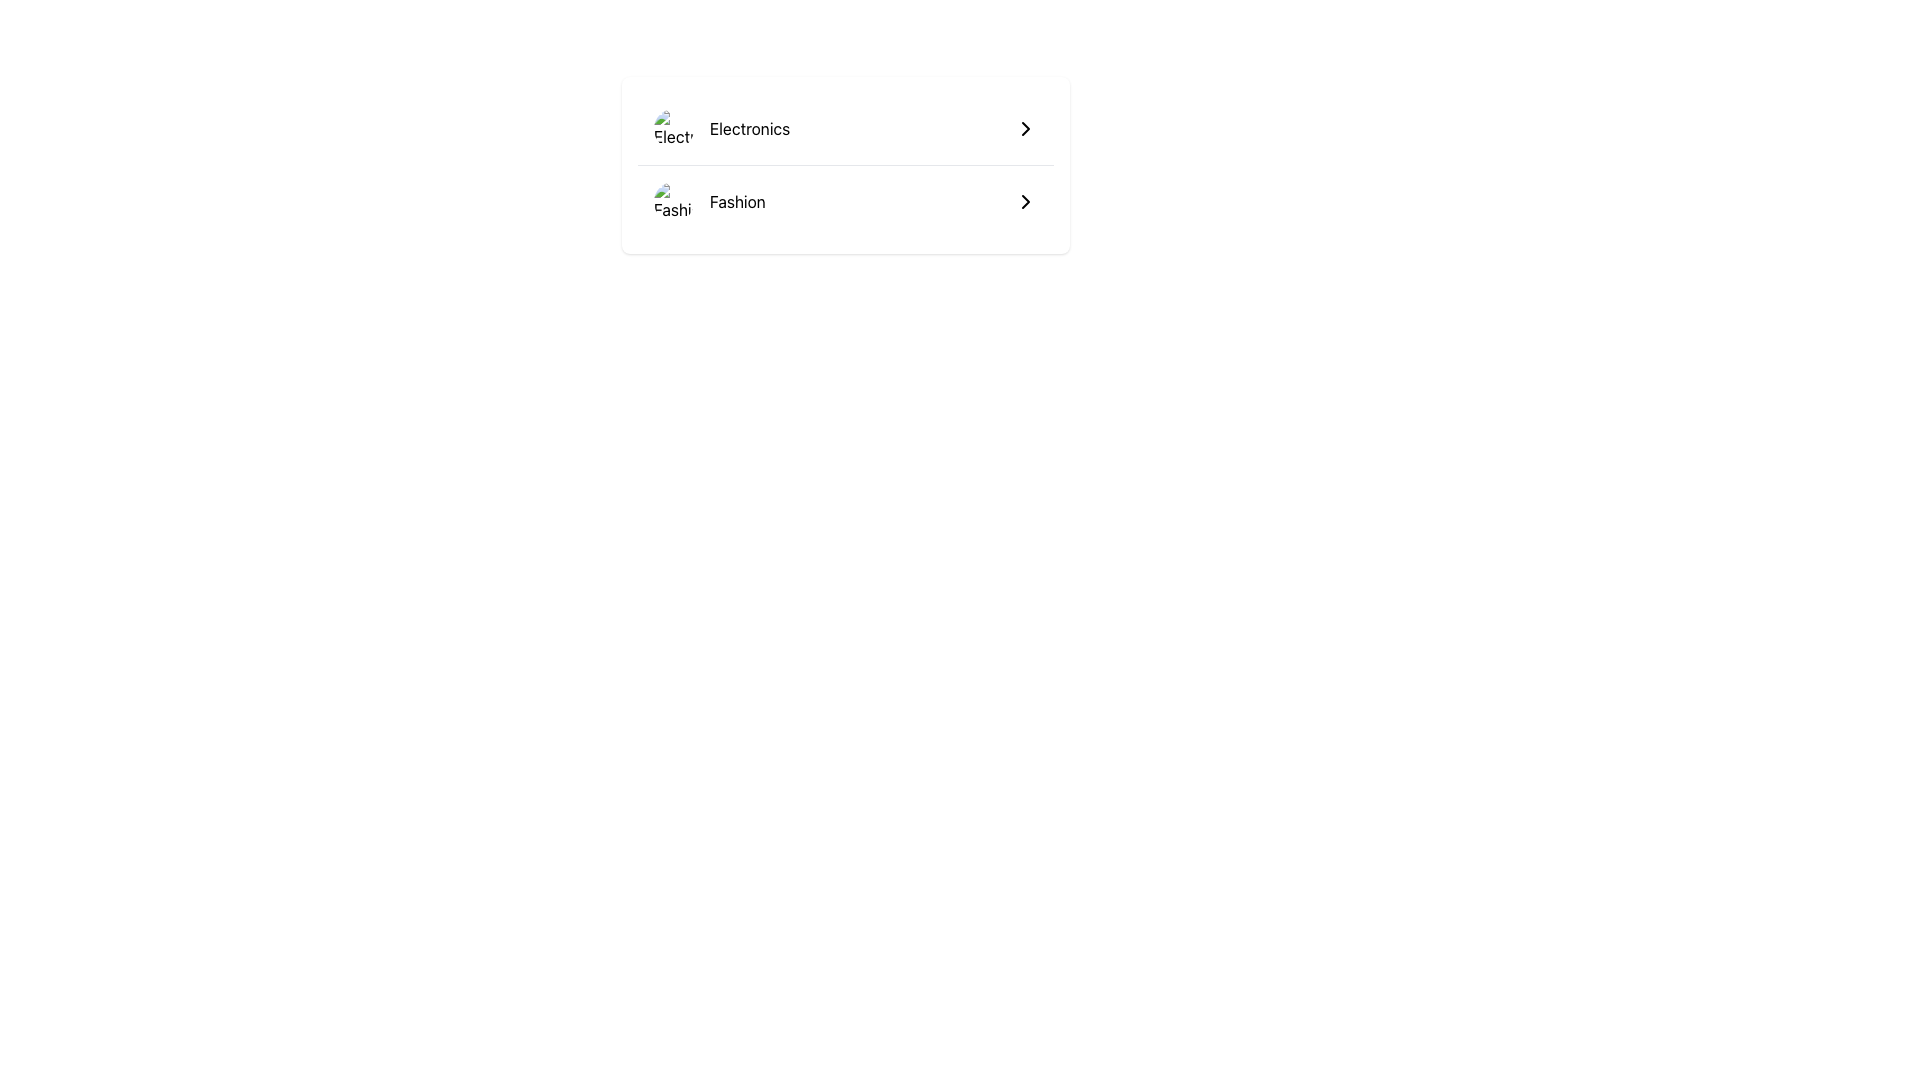 The width and height of the screenshot is (1920, 1080). I want to click on the 'Fashion' category icon located in the second row of the vertically stacked menu, which is the leftmost component beside the text 'Fashion', so click(673, 201).